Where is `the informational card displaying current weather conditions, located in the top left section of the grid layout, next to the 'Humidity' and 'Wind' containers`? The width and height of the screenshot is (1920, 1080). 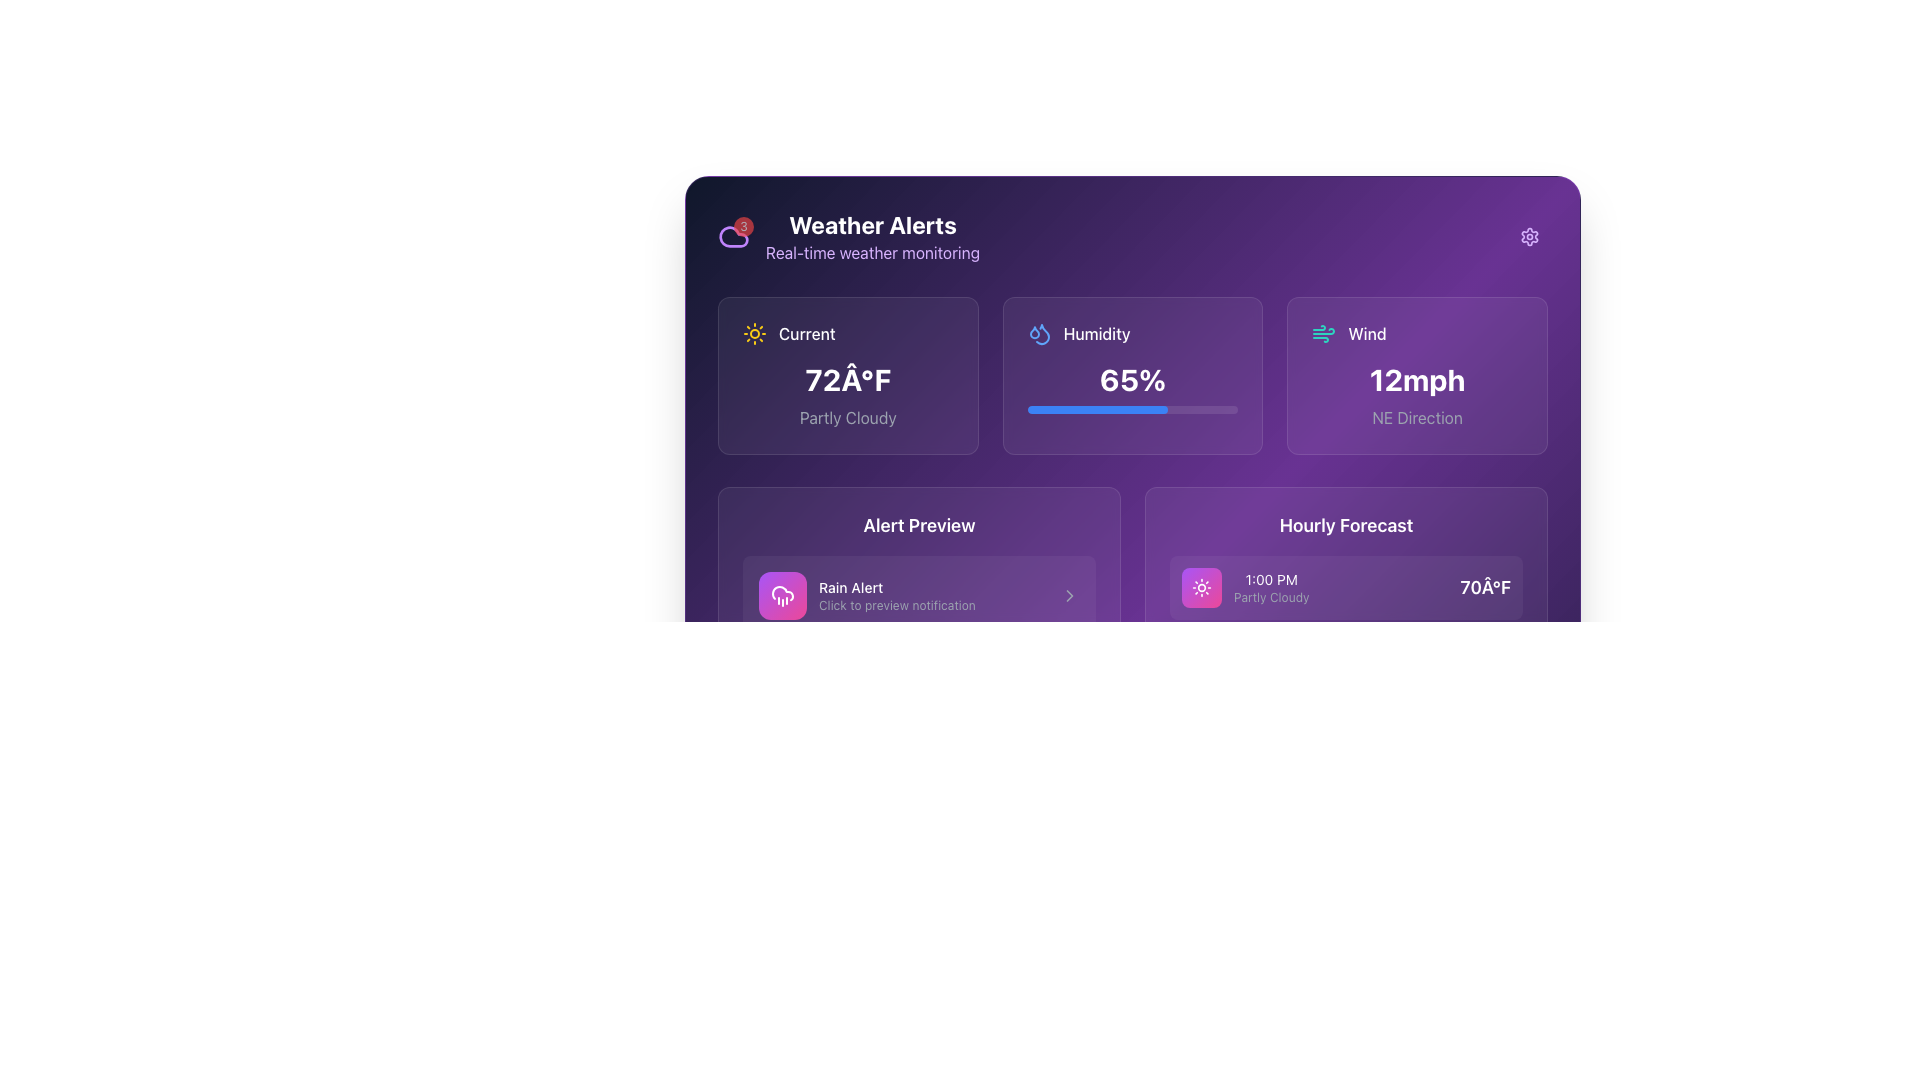
the informational card displaying current weather conditions, located in the top left section of the grid layout, next to the 'Humidity' and 'Wind' containers is located at coordinates (848, 375).